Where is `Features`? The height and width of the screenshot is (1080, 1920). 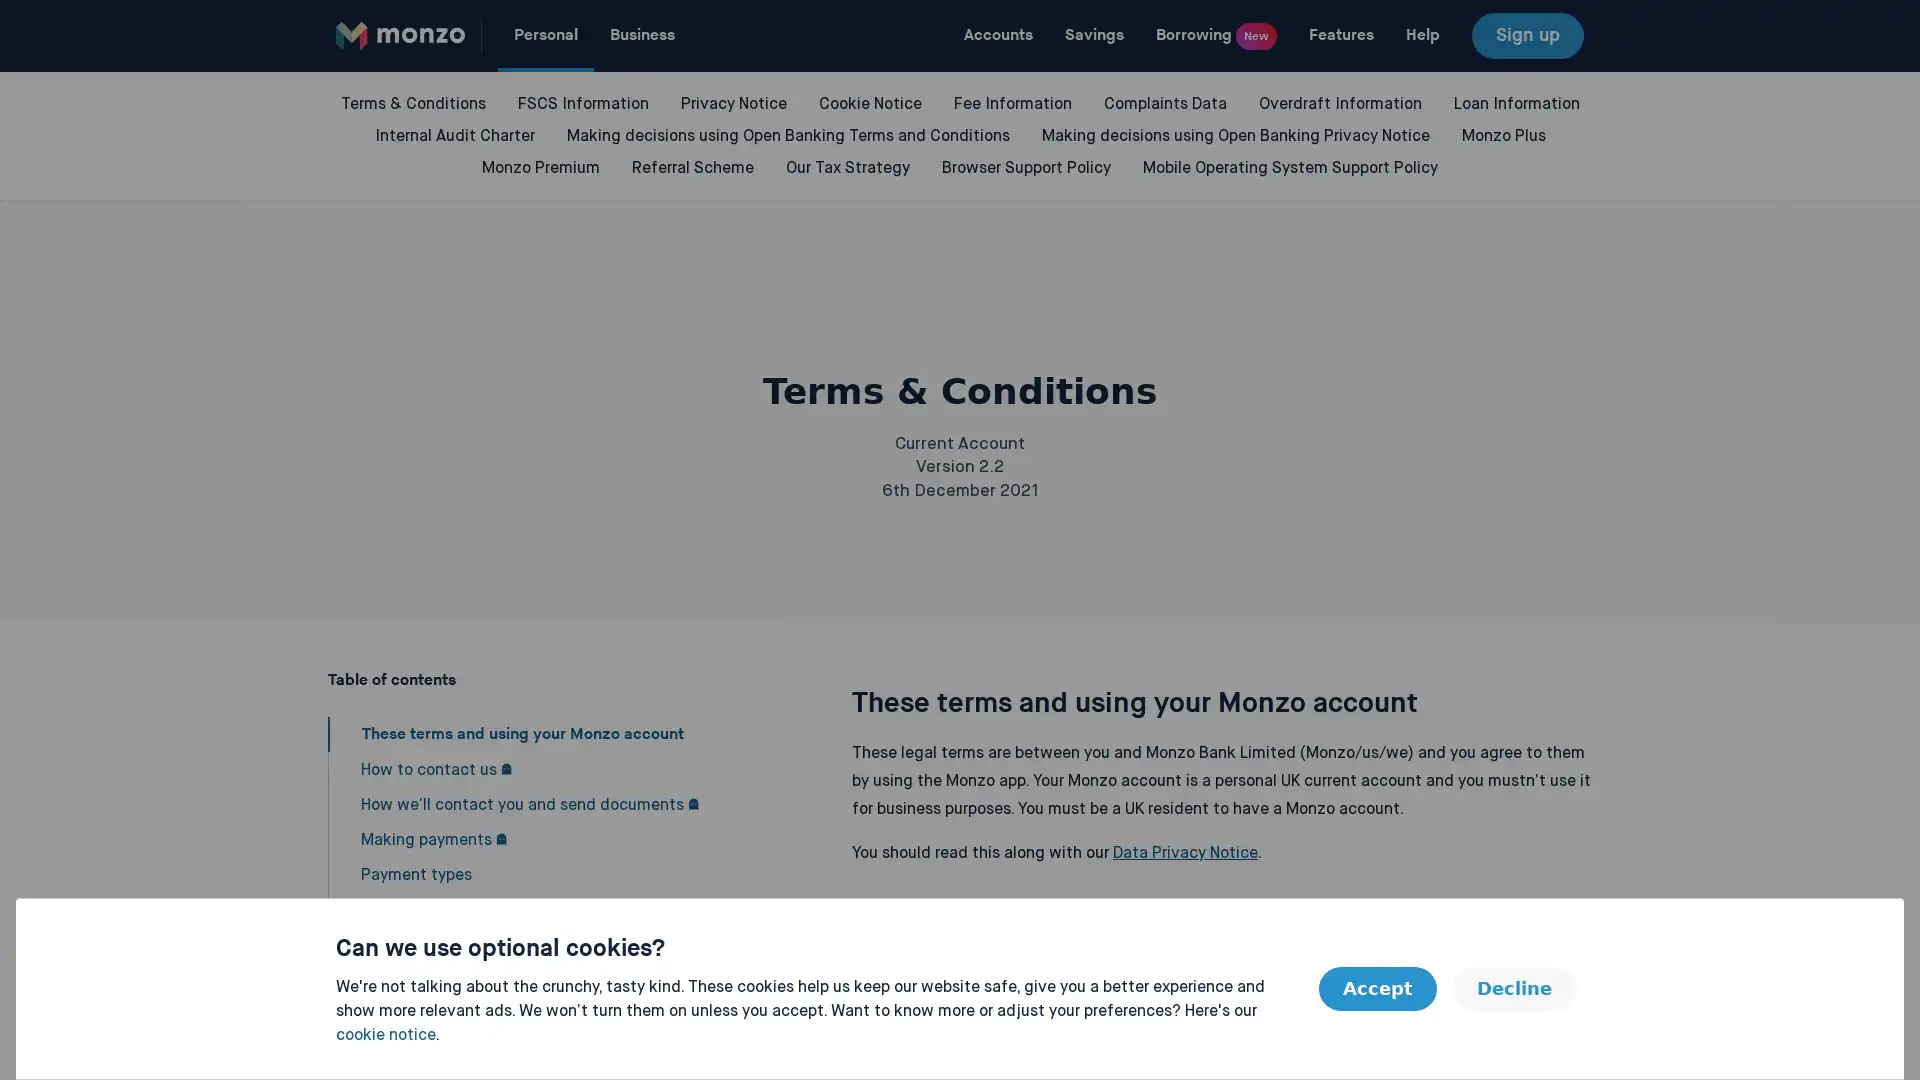
Features is located at coordinates (1341, 35).